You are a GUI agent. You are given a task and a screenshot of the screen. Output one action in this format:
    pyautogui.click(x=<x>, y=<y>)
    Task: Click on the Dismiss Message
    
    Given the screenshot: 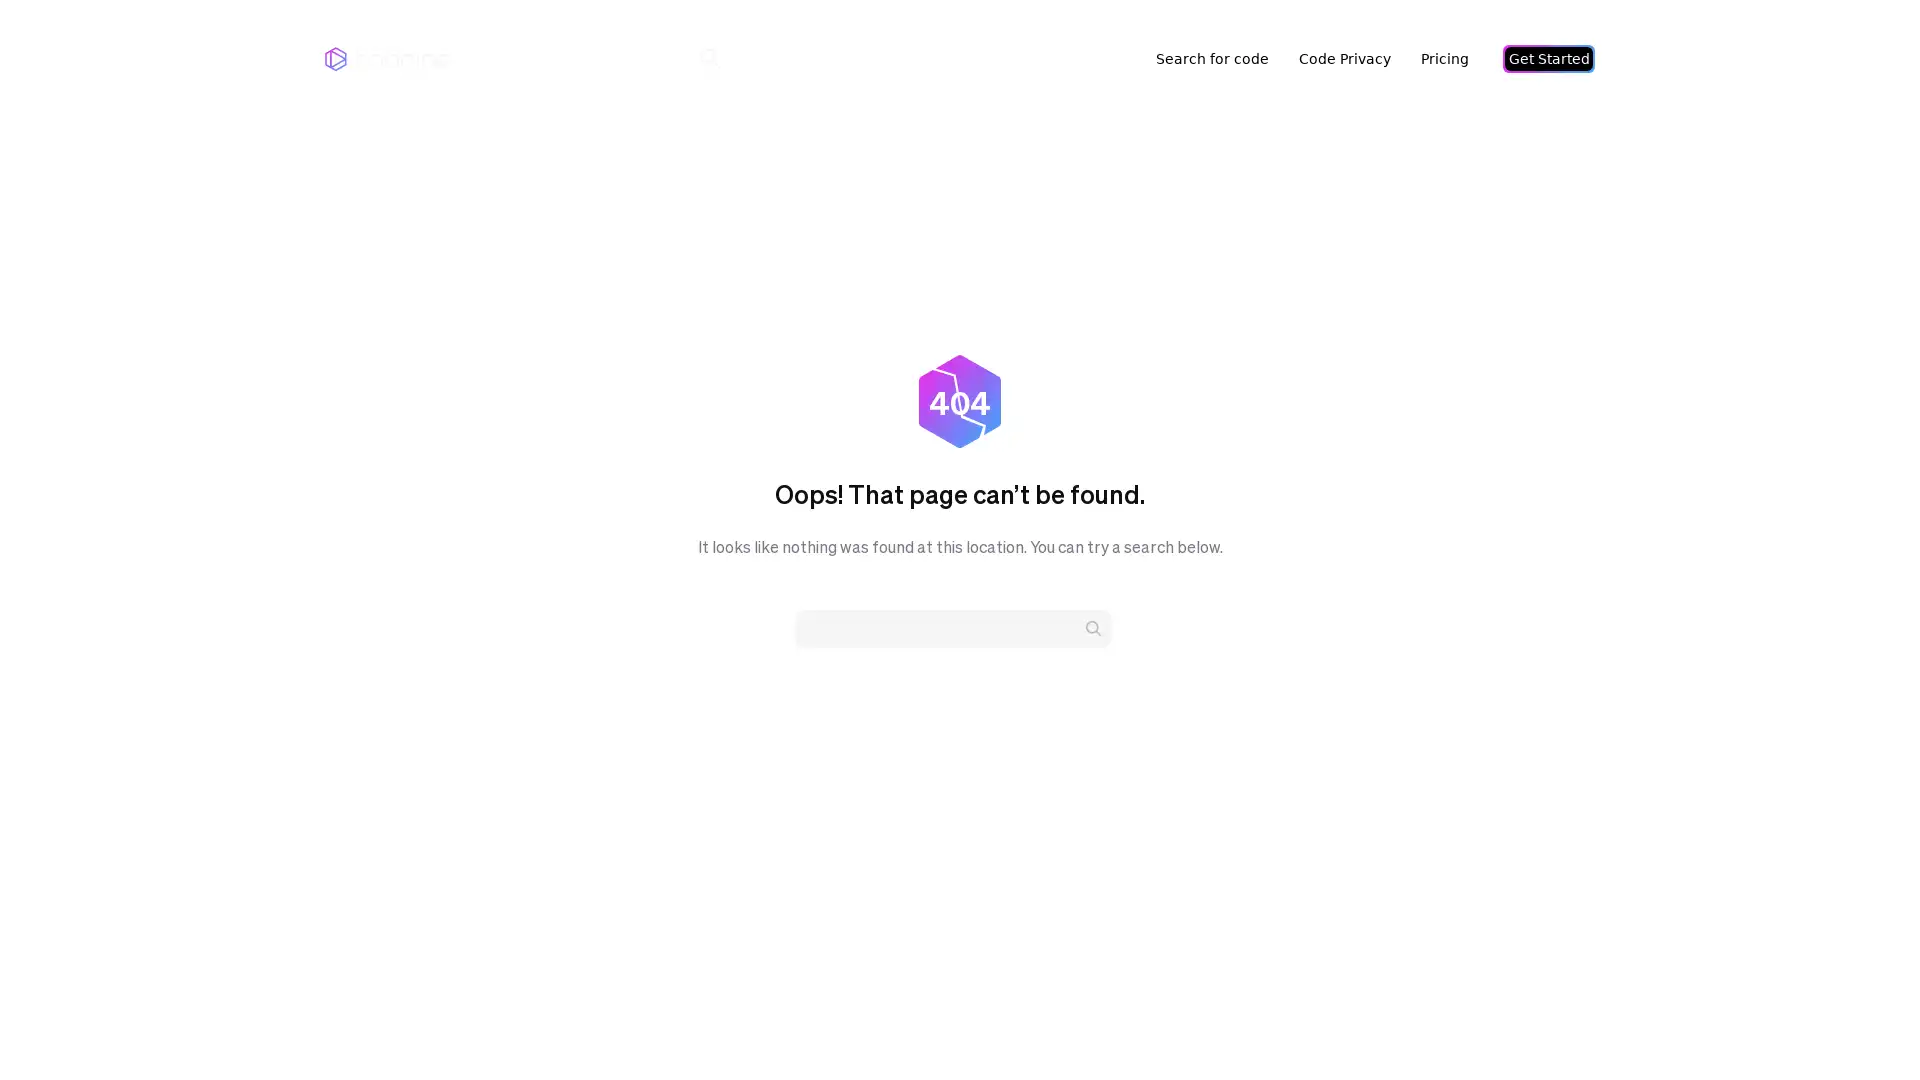 What is the action you would take?
    pyautogui.click(x=1815, y=1003)
    